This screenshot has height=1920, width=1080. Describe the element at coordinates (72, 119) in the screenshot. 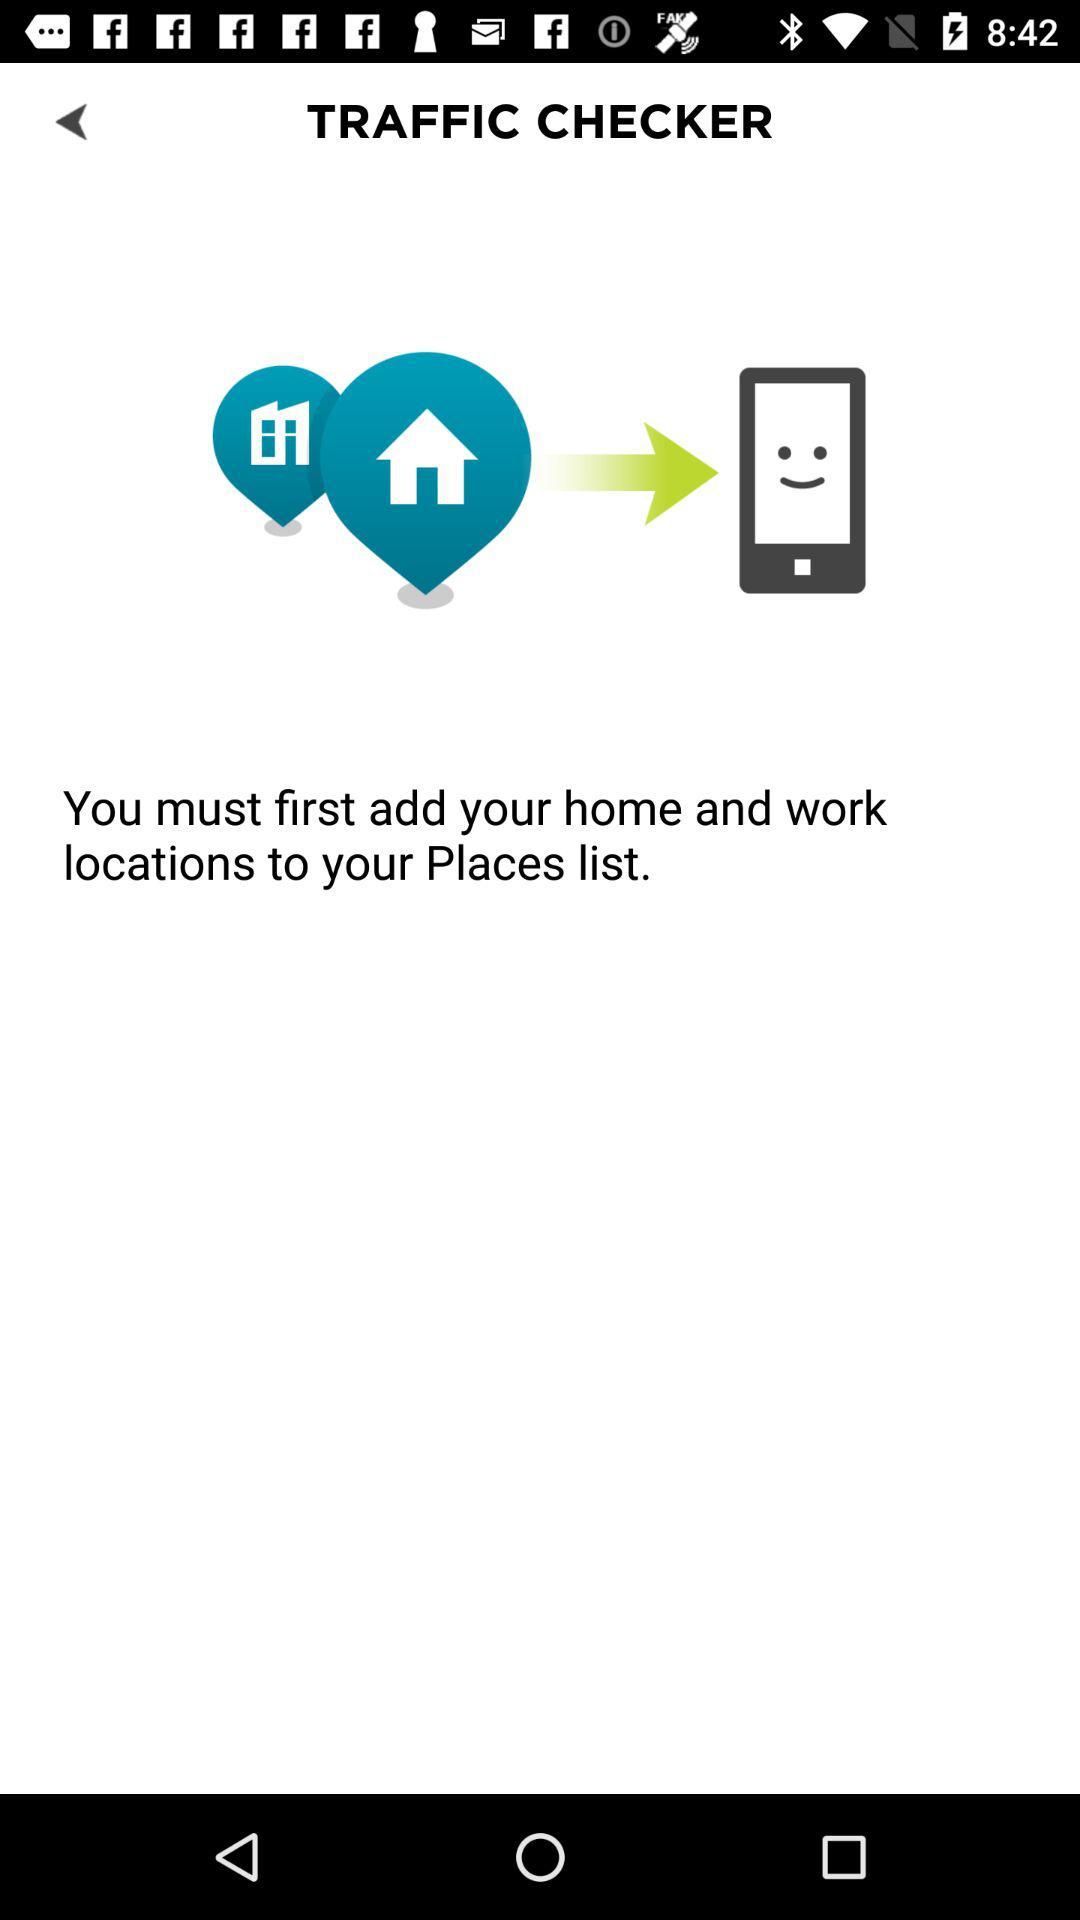

I see `return to the previous page` at that location.